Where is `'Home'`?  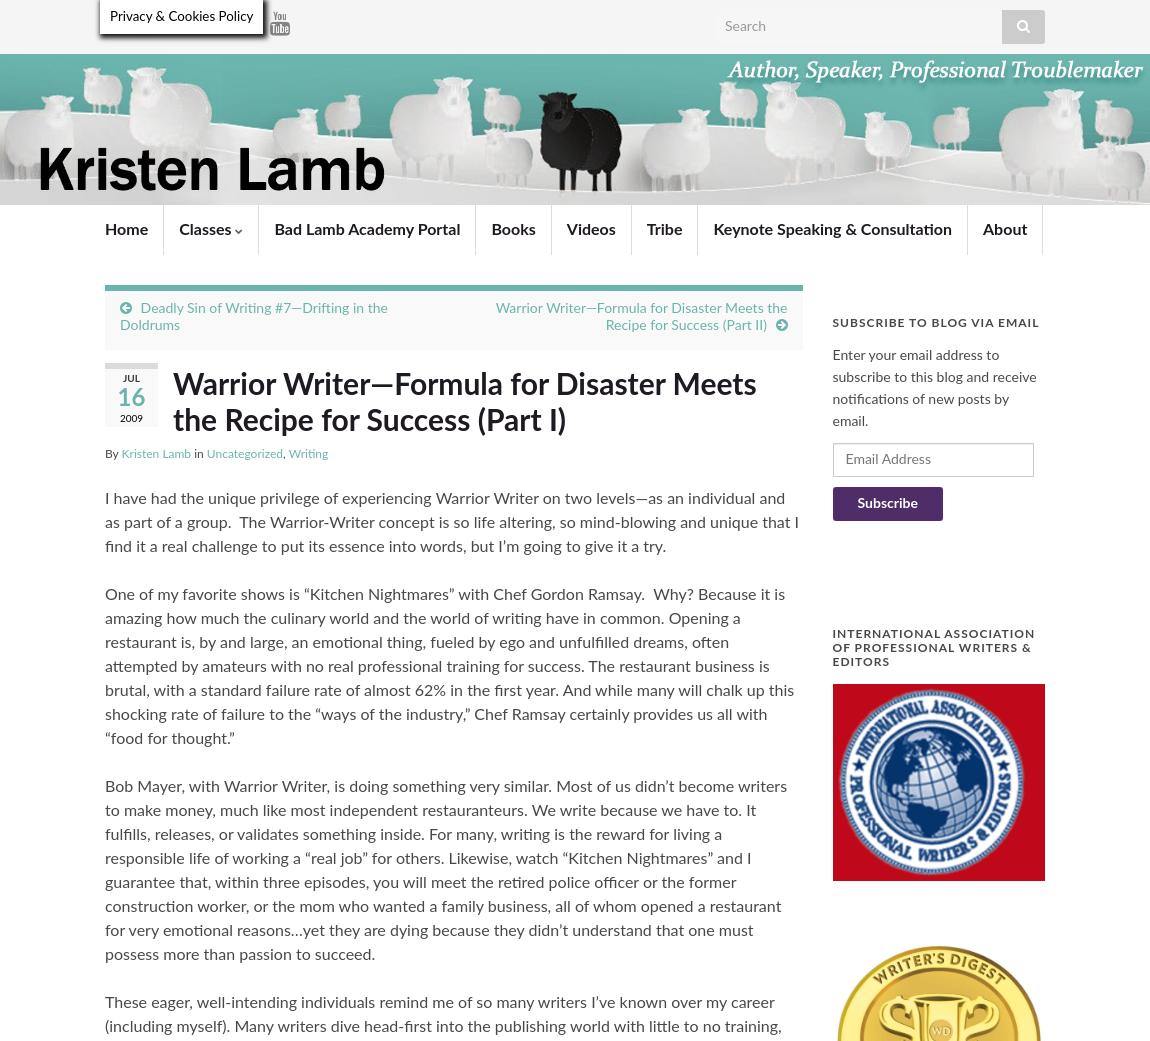
'Home' is located at coordinates (125, 228).